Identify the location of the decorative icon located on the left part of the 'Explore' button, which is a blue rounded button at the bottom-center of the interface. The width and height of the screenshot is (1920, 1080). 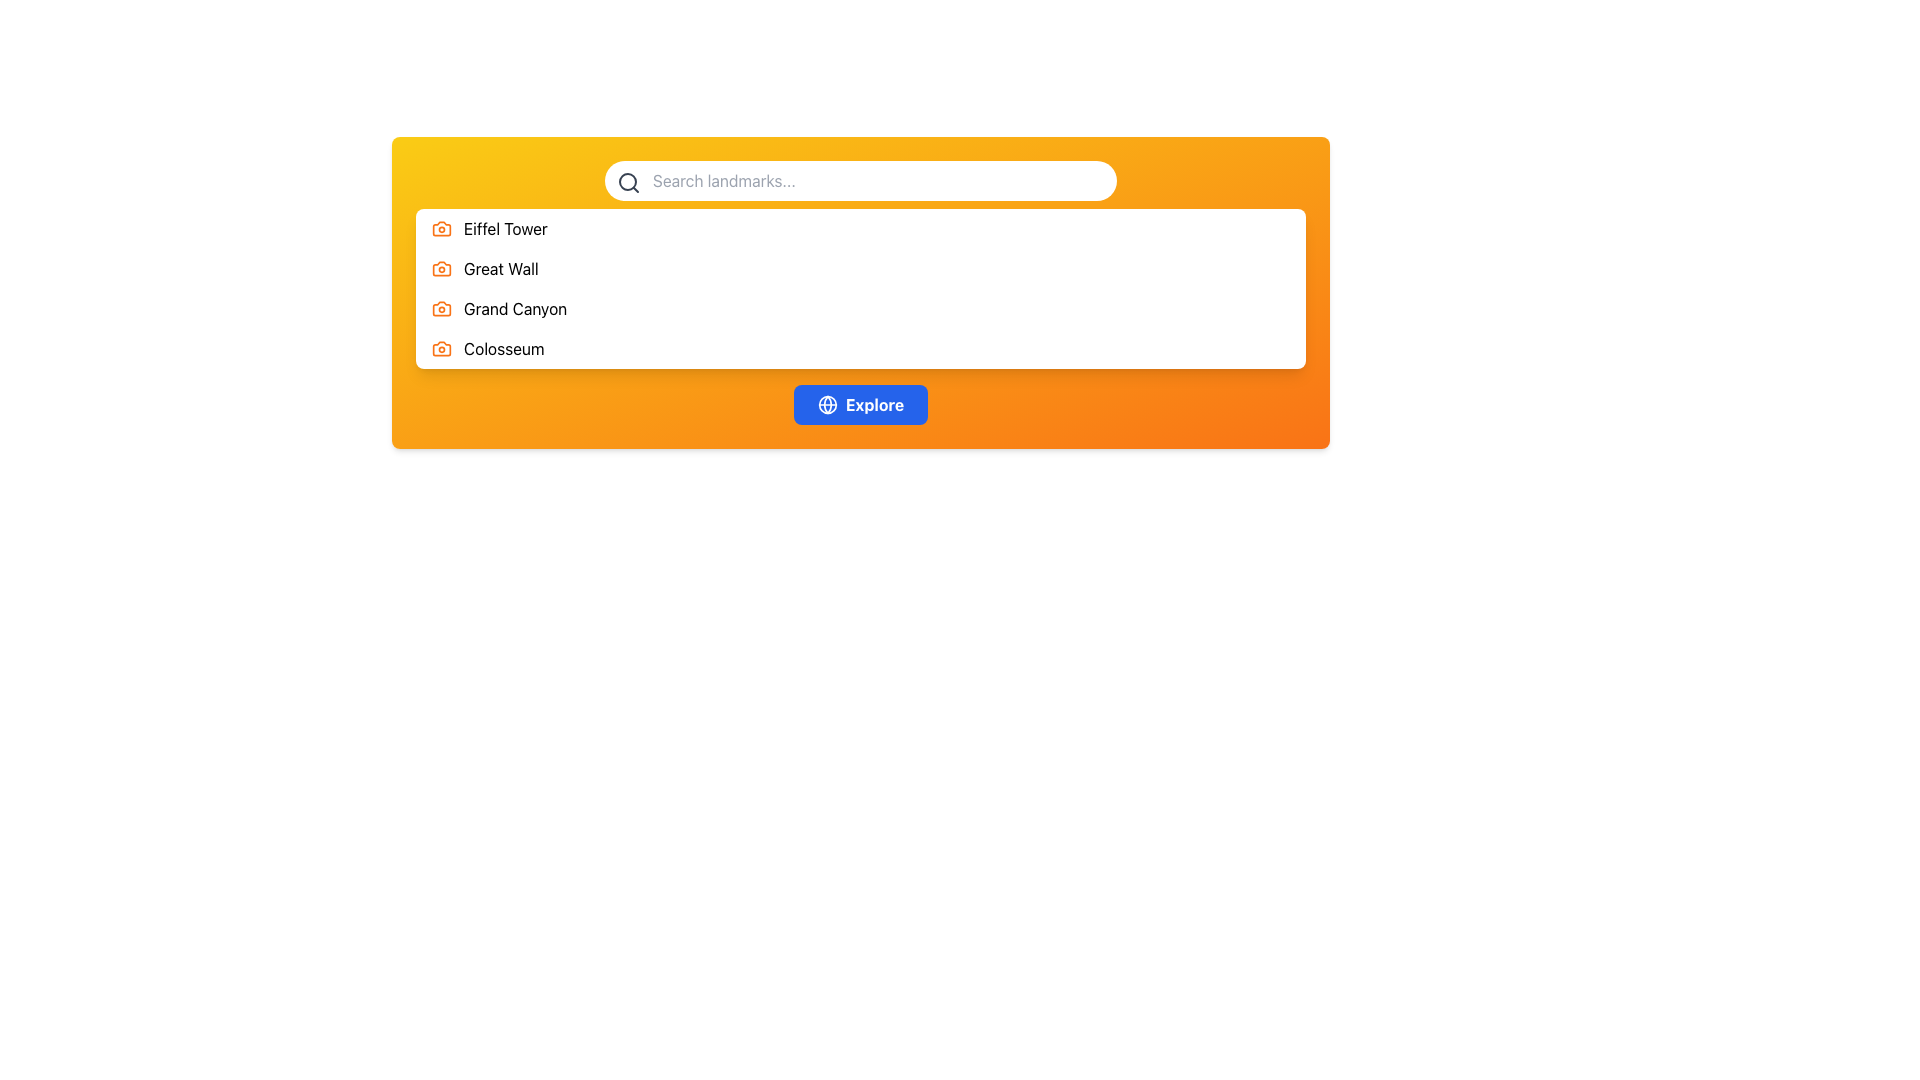
(827, 405).